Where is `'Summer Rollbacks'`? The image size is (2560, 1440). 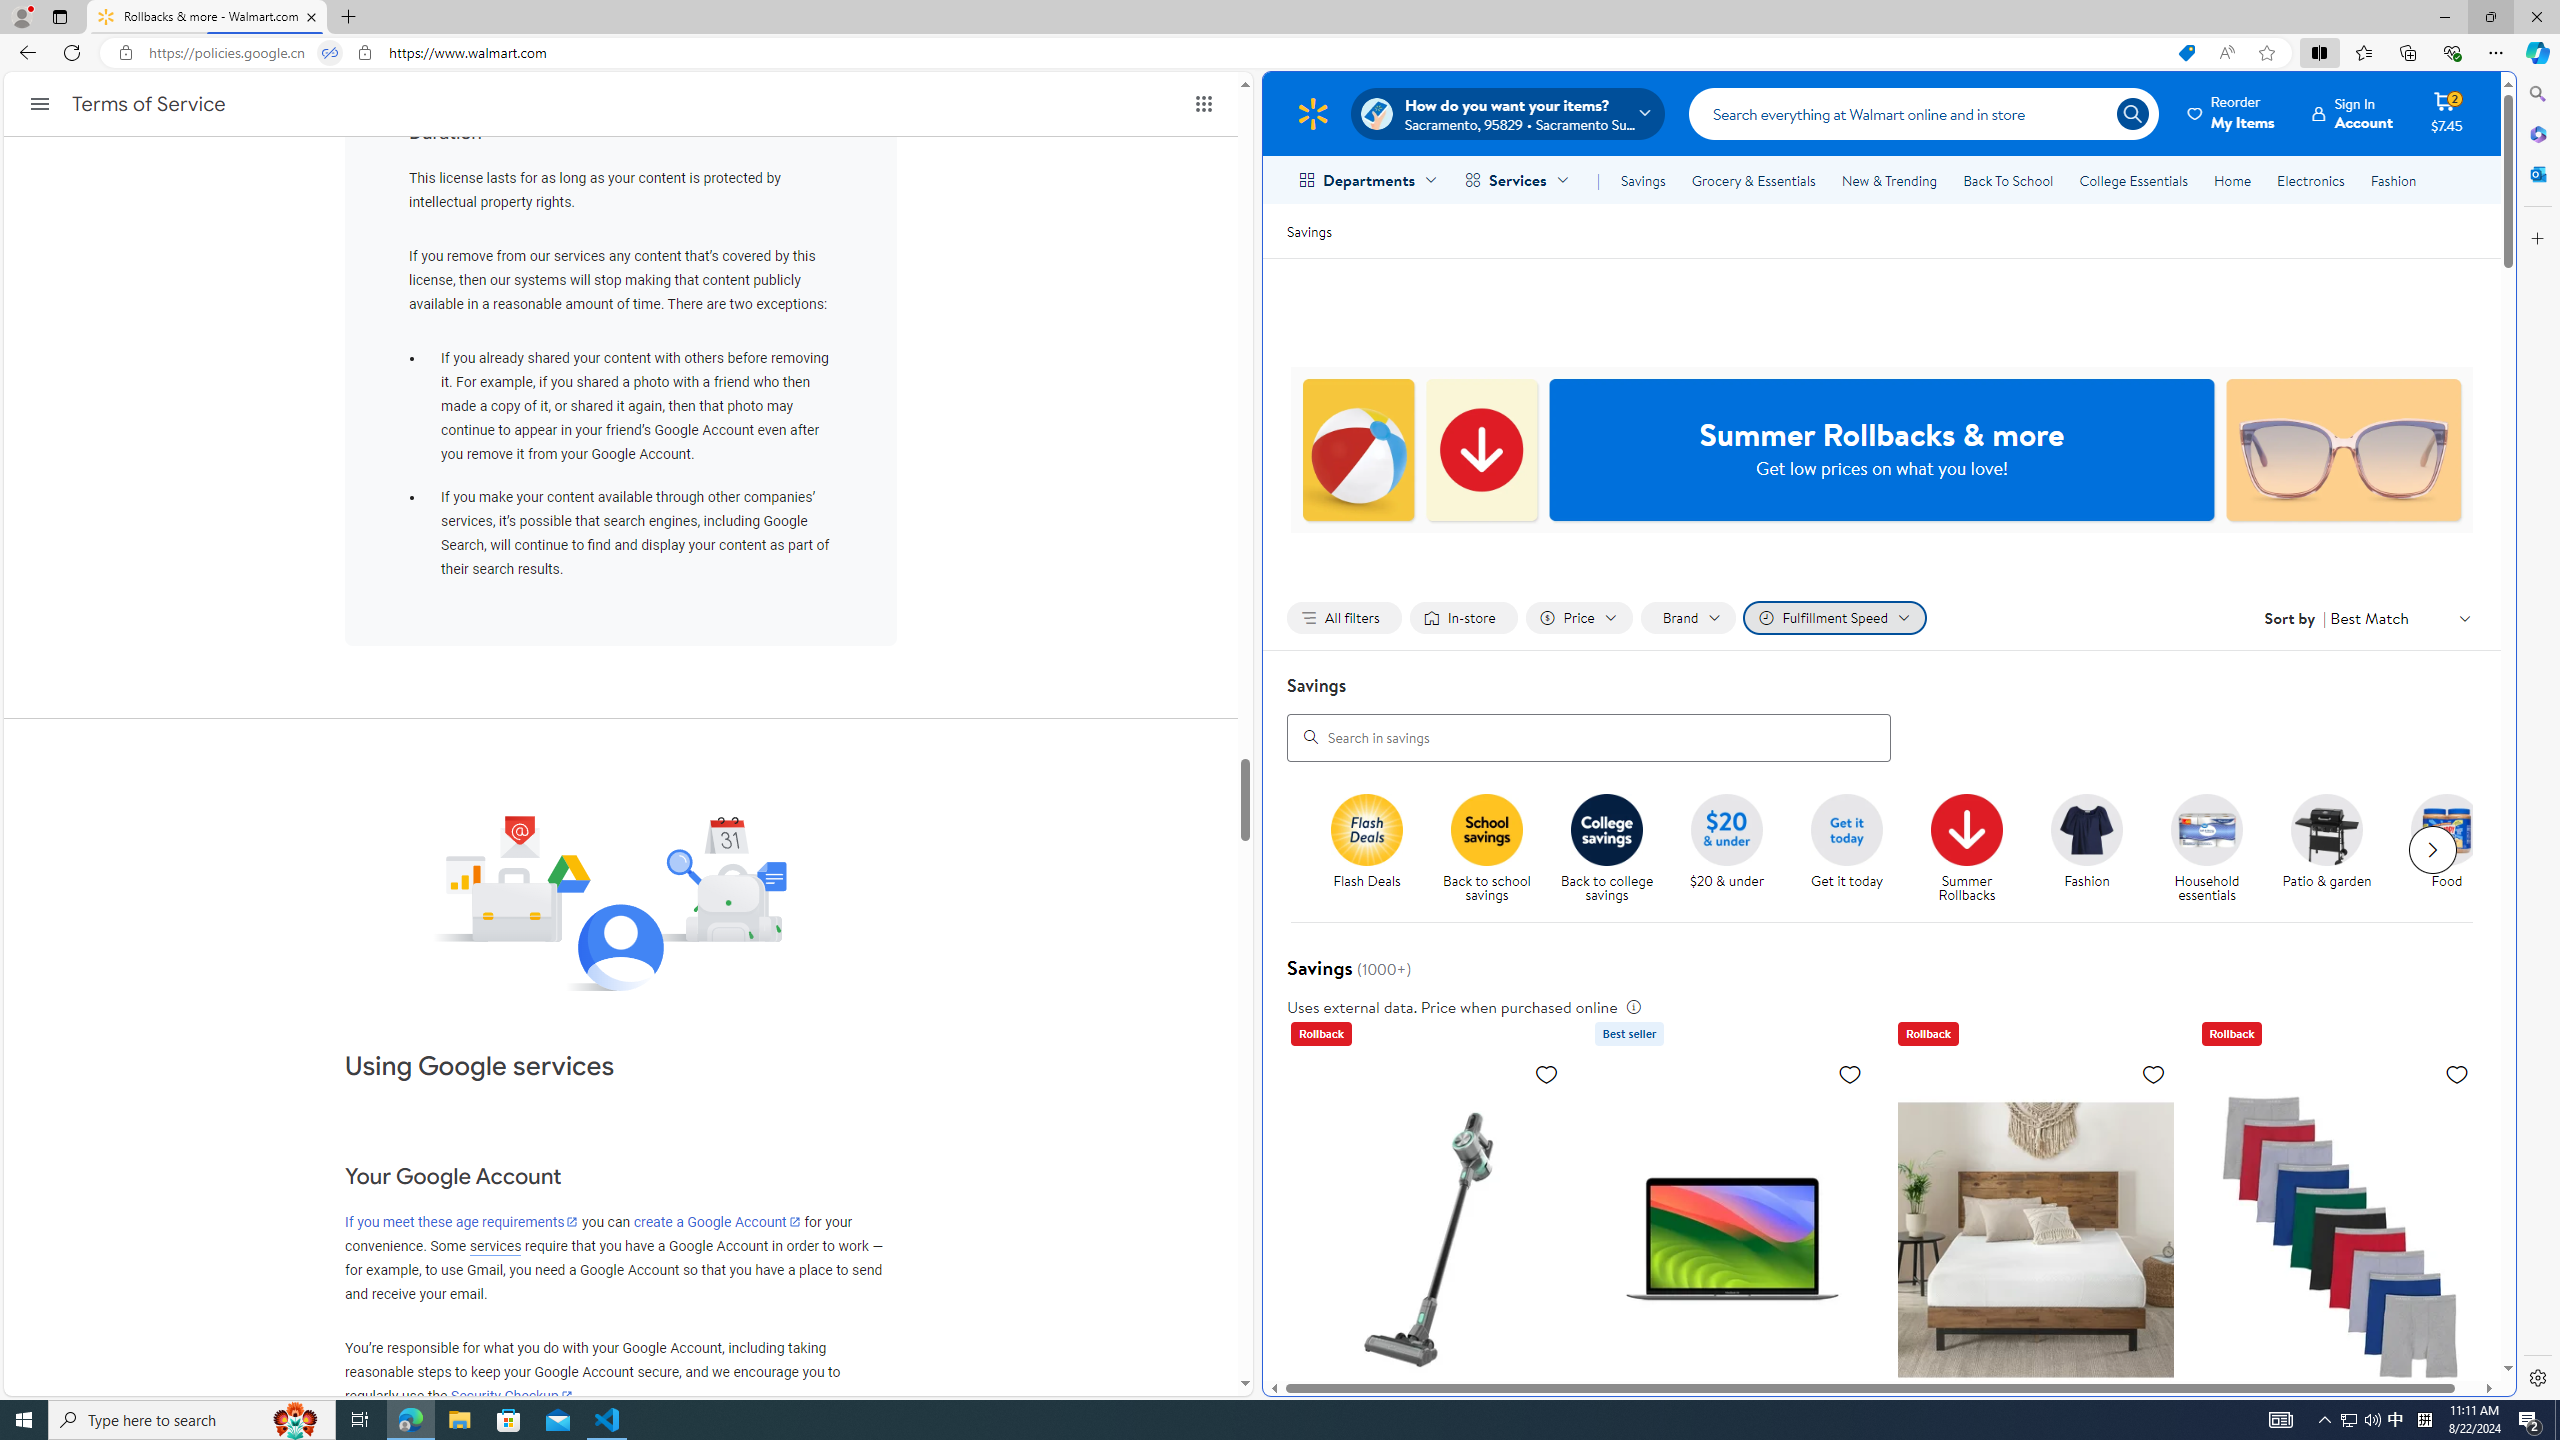 'Summer Rollbacks' is located at coordinates (1965, 828).